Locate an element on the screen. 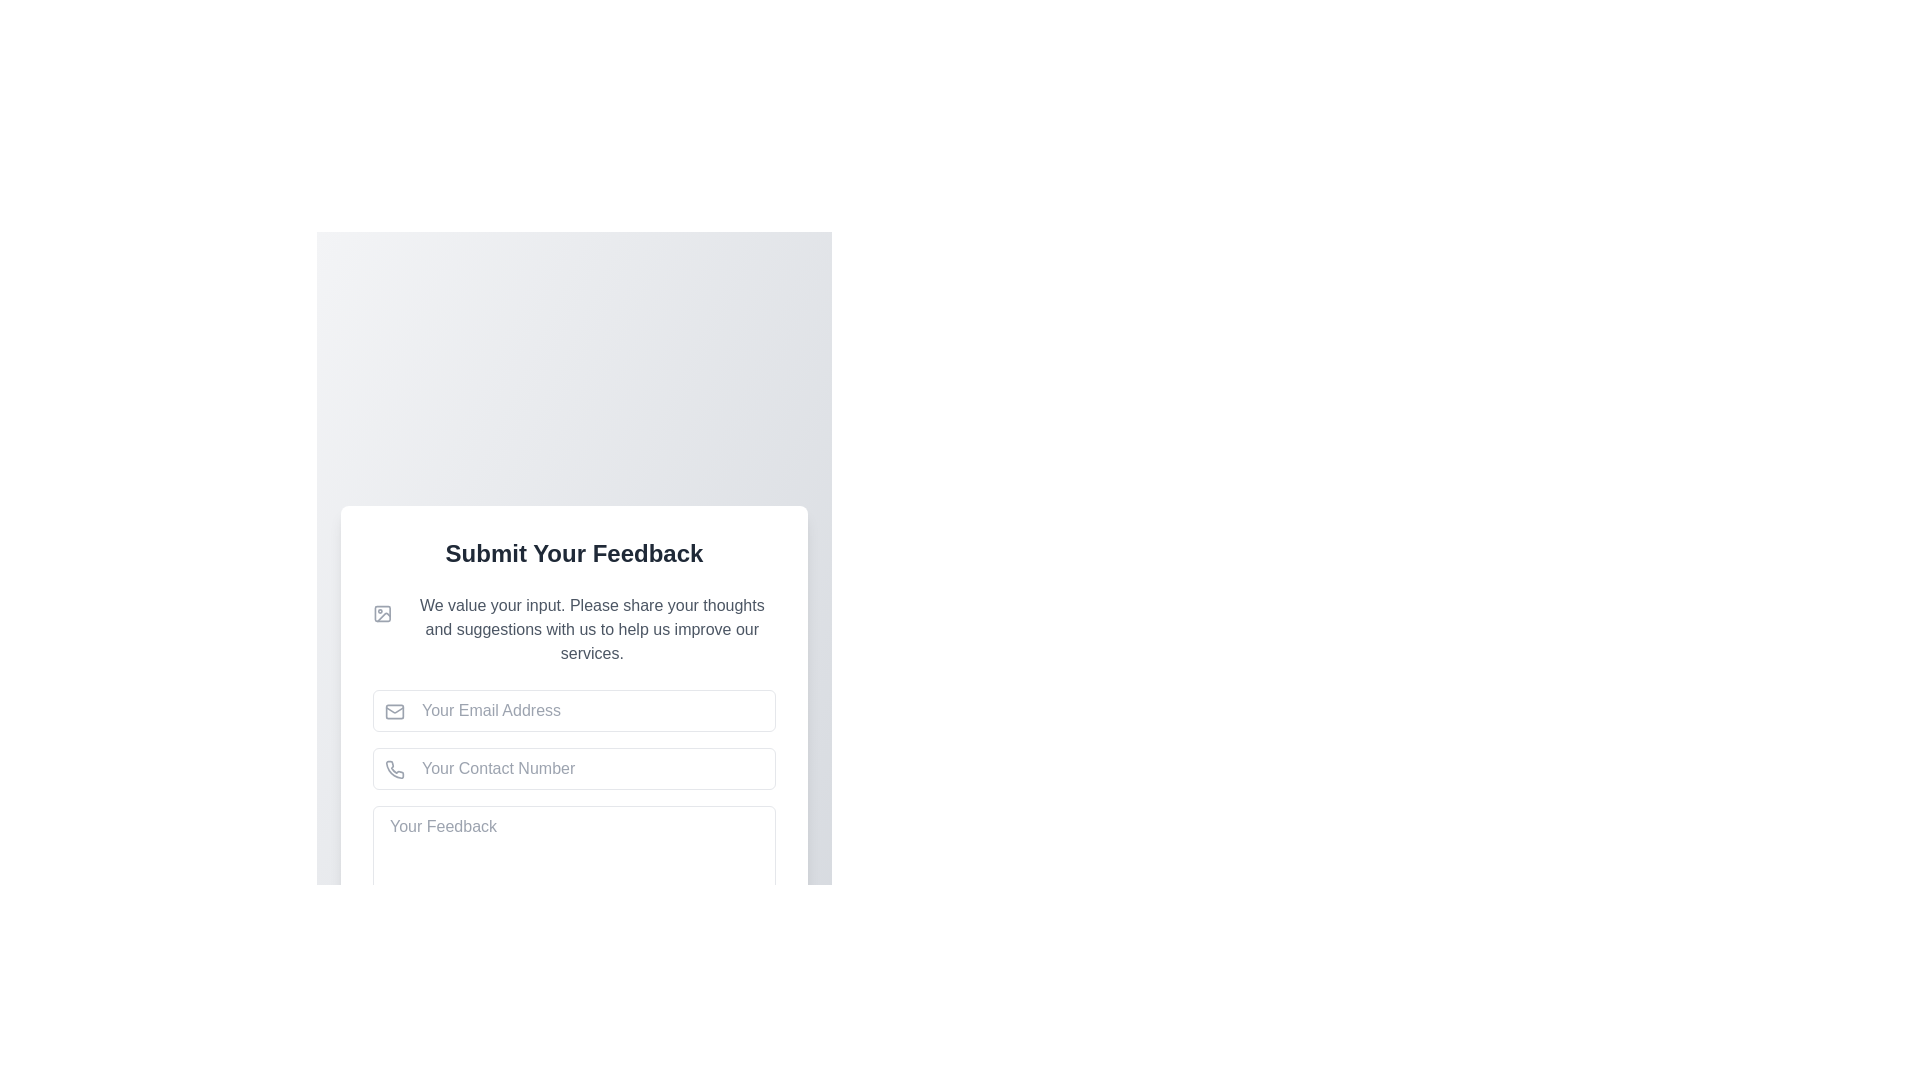  the text block containing the message 'We value your input. Please share your thoughts and suggestions with us to help us improve our services.' which is located under the header 'Submit Your Feedback' is located at coordinates (573, 628).